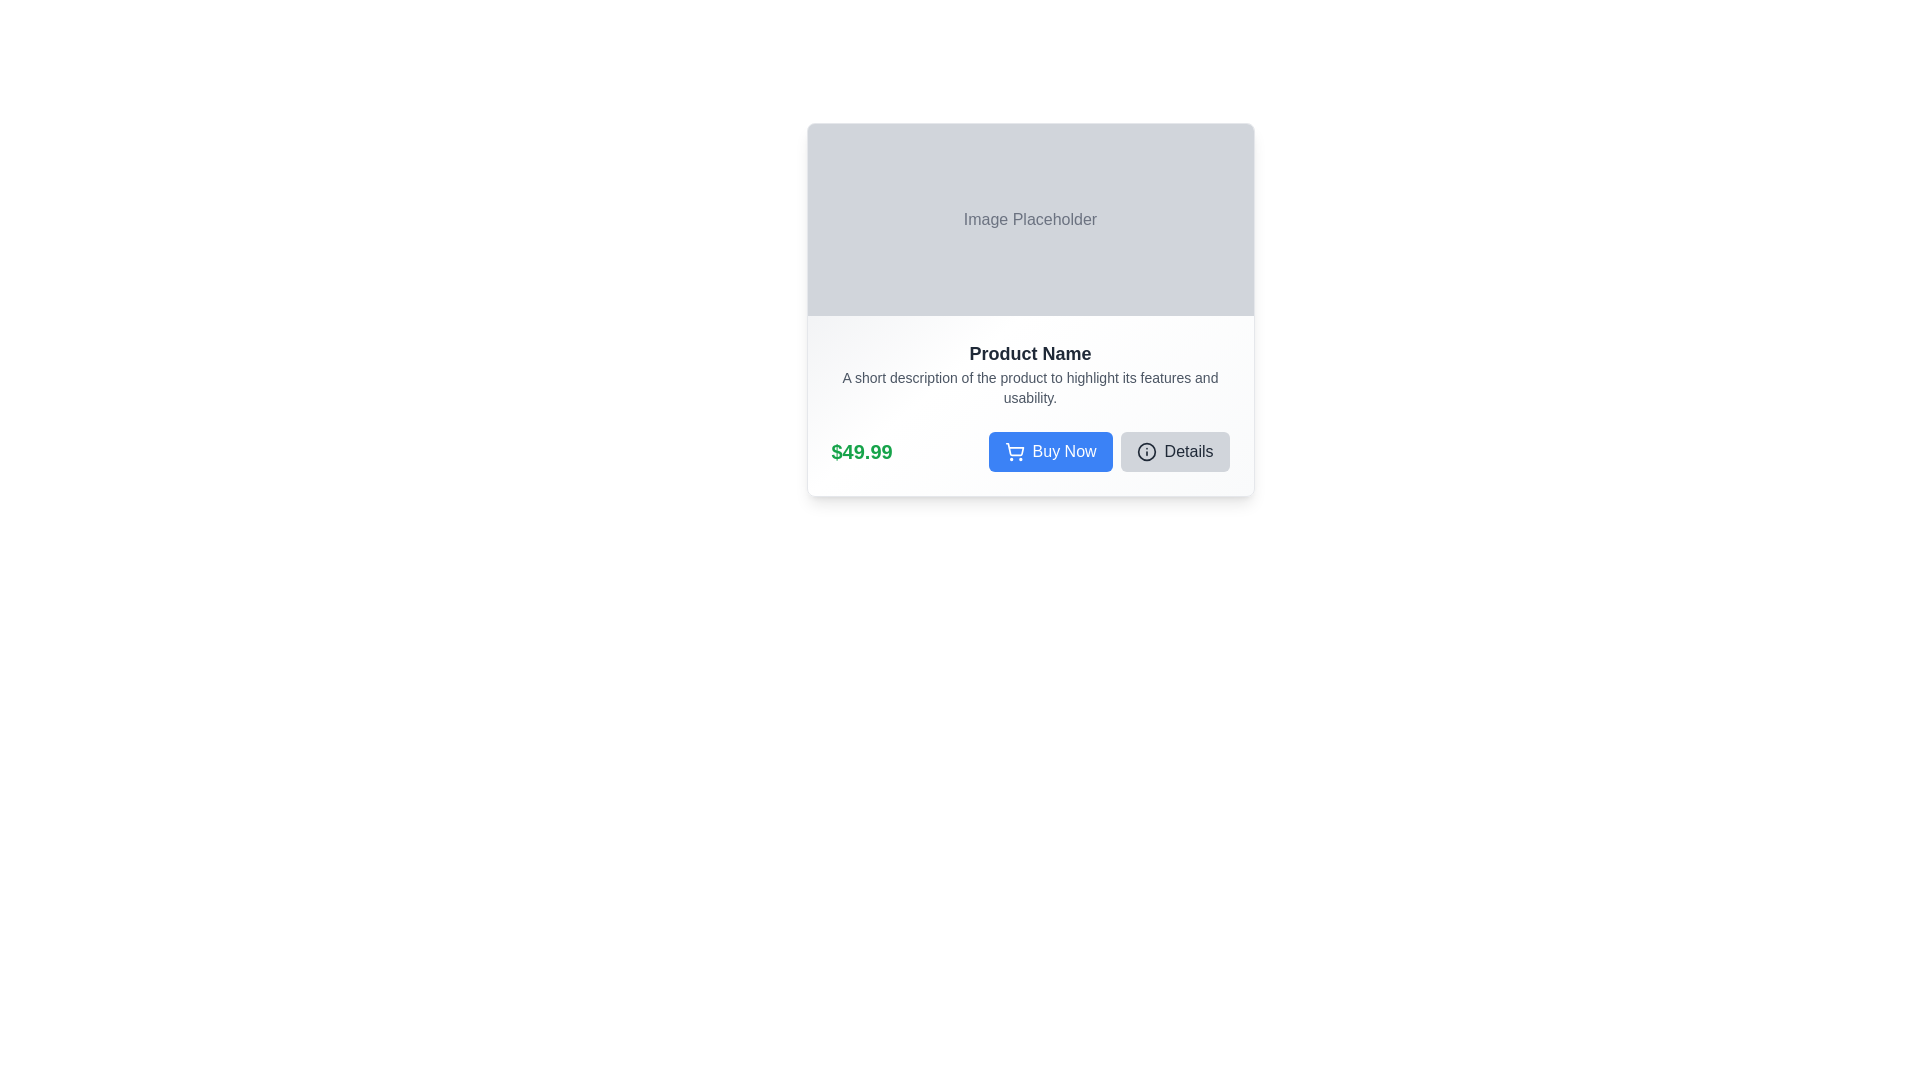 Image resolution: width=1920 pixels, height=1080 pixels. I want to click on the 'Buy Now' button located in the bottom right corner of the product preview card, next to the green price tag that reads '$49.99', to purchase the product, so click(1107, 451).